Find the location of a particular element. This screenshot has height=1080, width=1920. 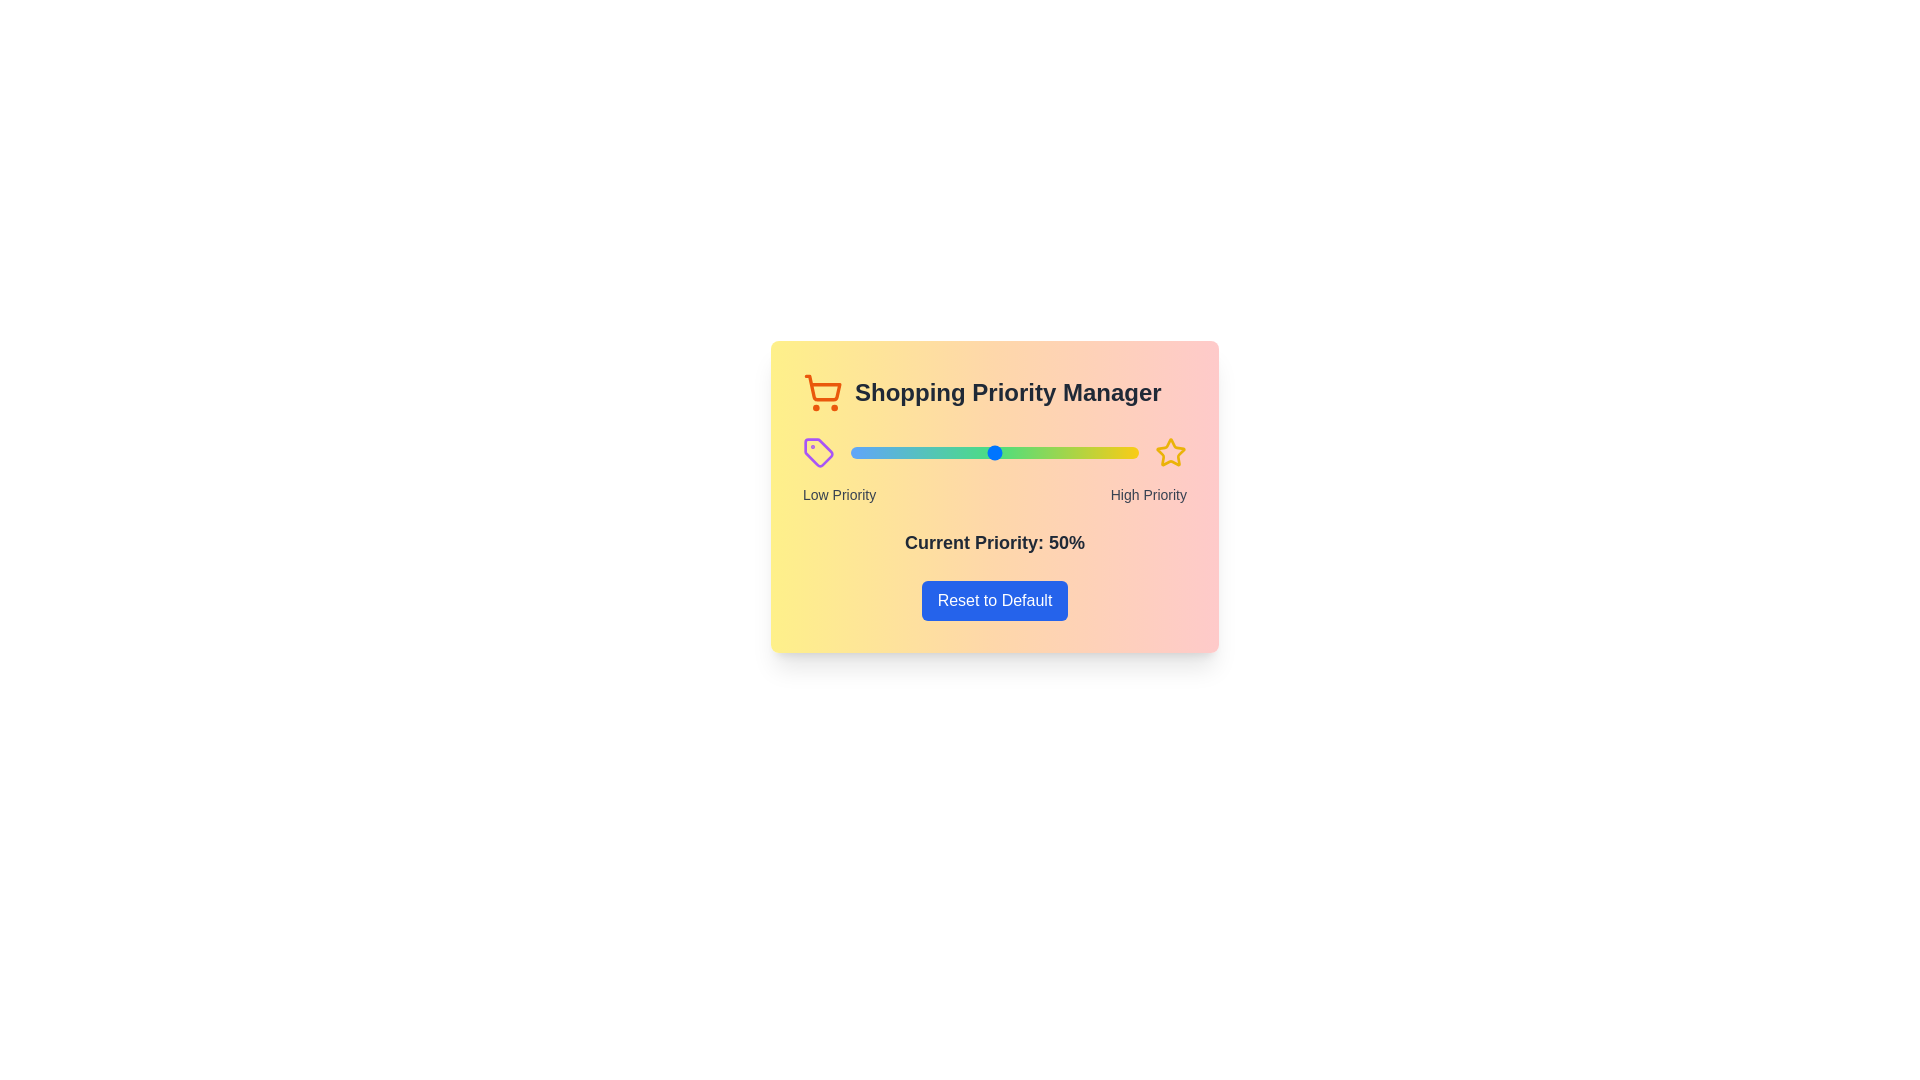

the star_icon to display additional information is located at coordinates (1171, 452).